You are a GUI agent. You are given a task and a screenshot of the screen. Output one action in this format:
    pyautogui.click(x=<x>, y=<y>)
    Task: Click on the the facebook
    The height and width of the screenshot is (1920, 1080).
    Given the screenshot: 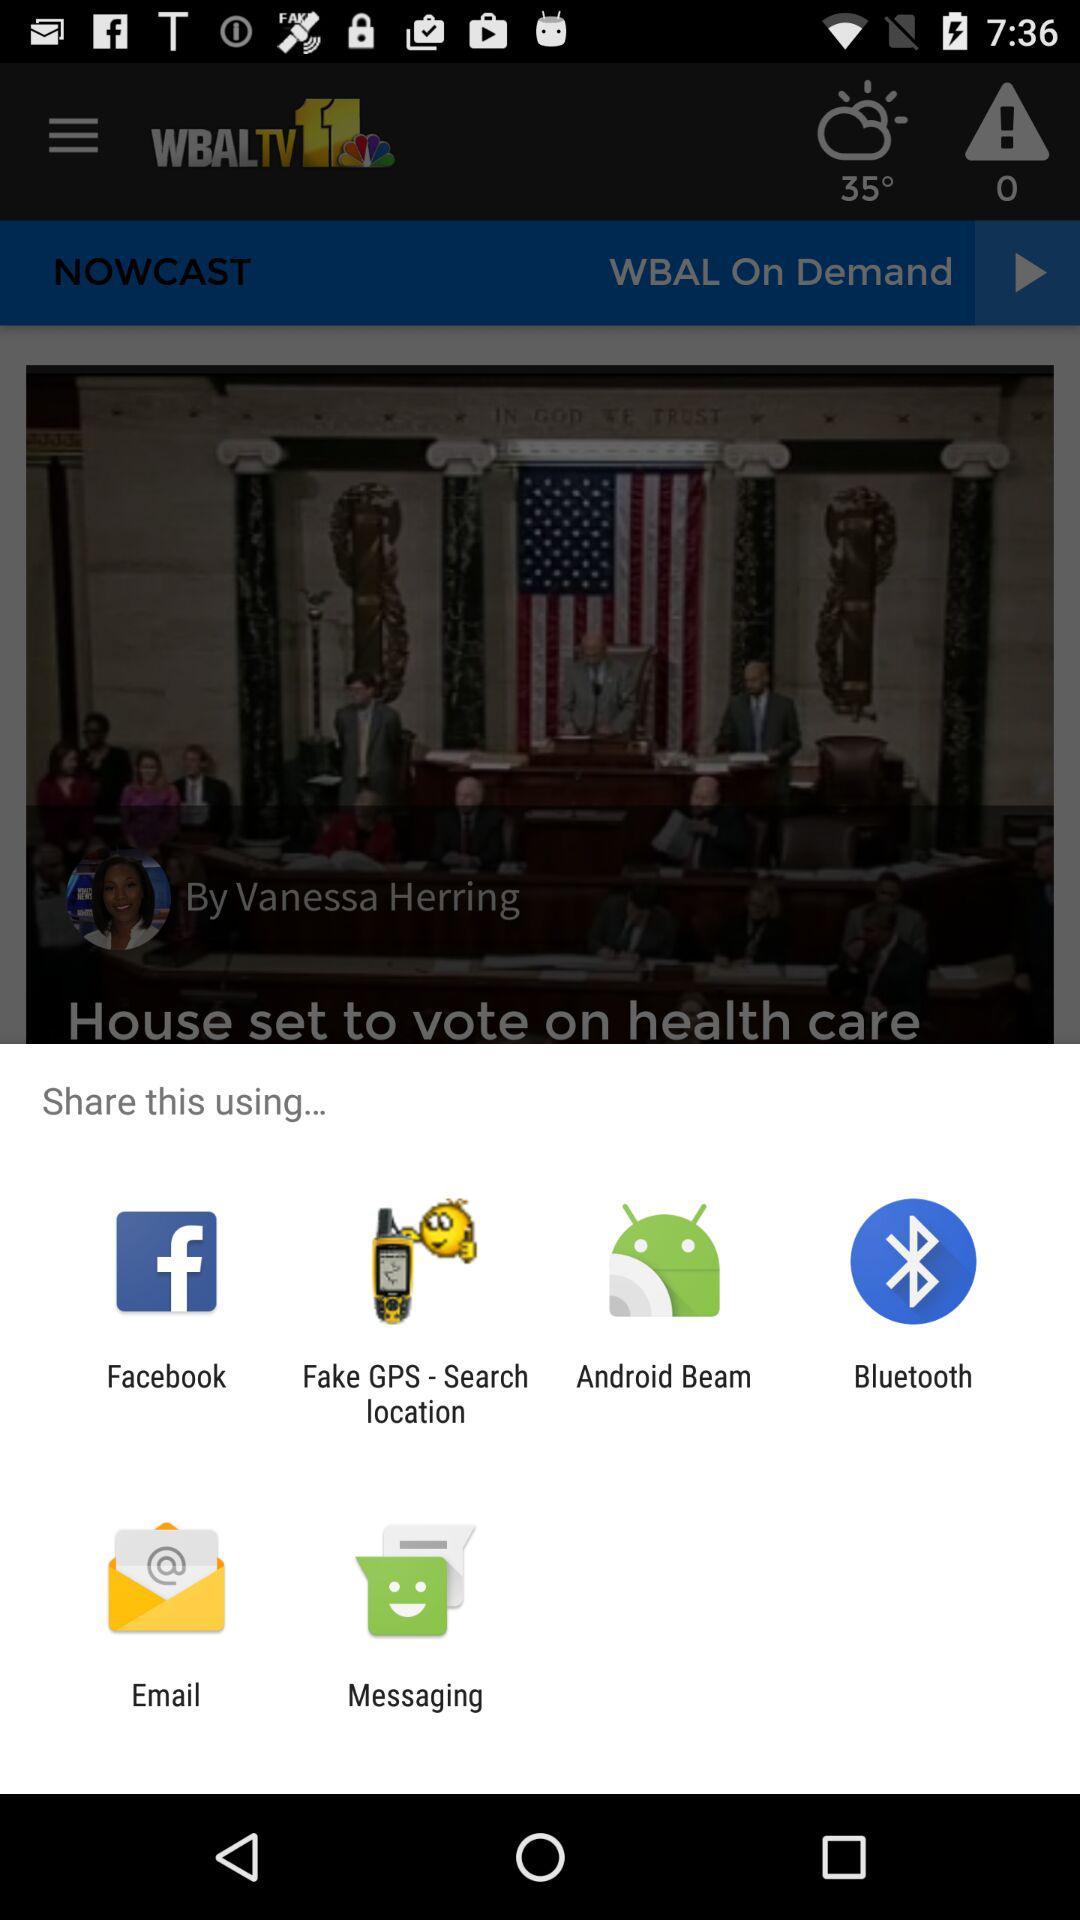 What is the action you would take?
    pyautogui.click(x=165, y=1392)
    